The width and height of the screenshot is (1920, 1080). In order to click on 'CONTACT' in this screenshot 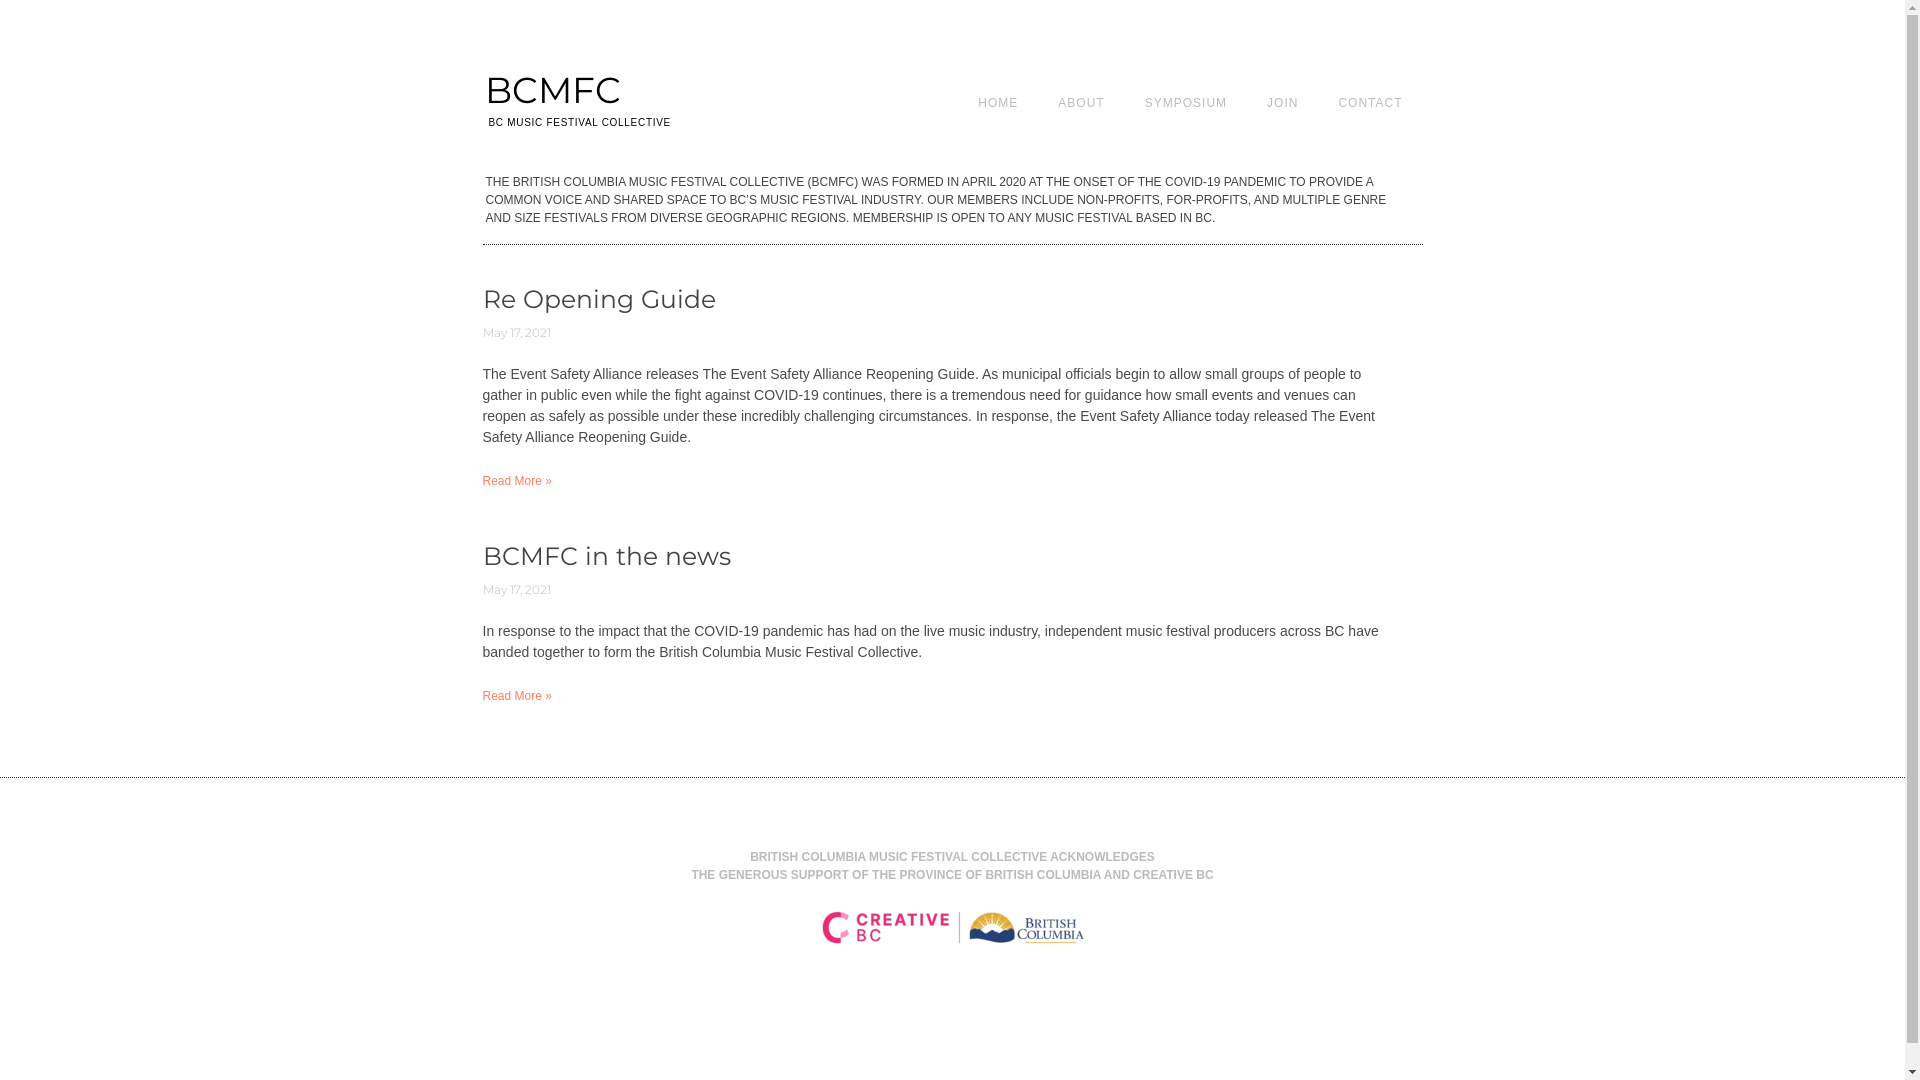, I will do `click(1368, 101)`.